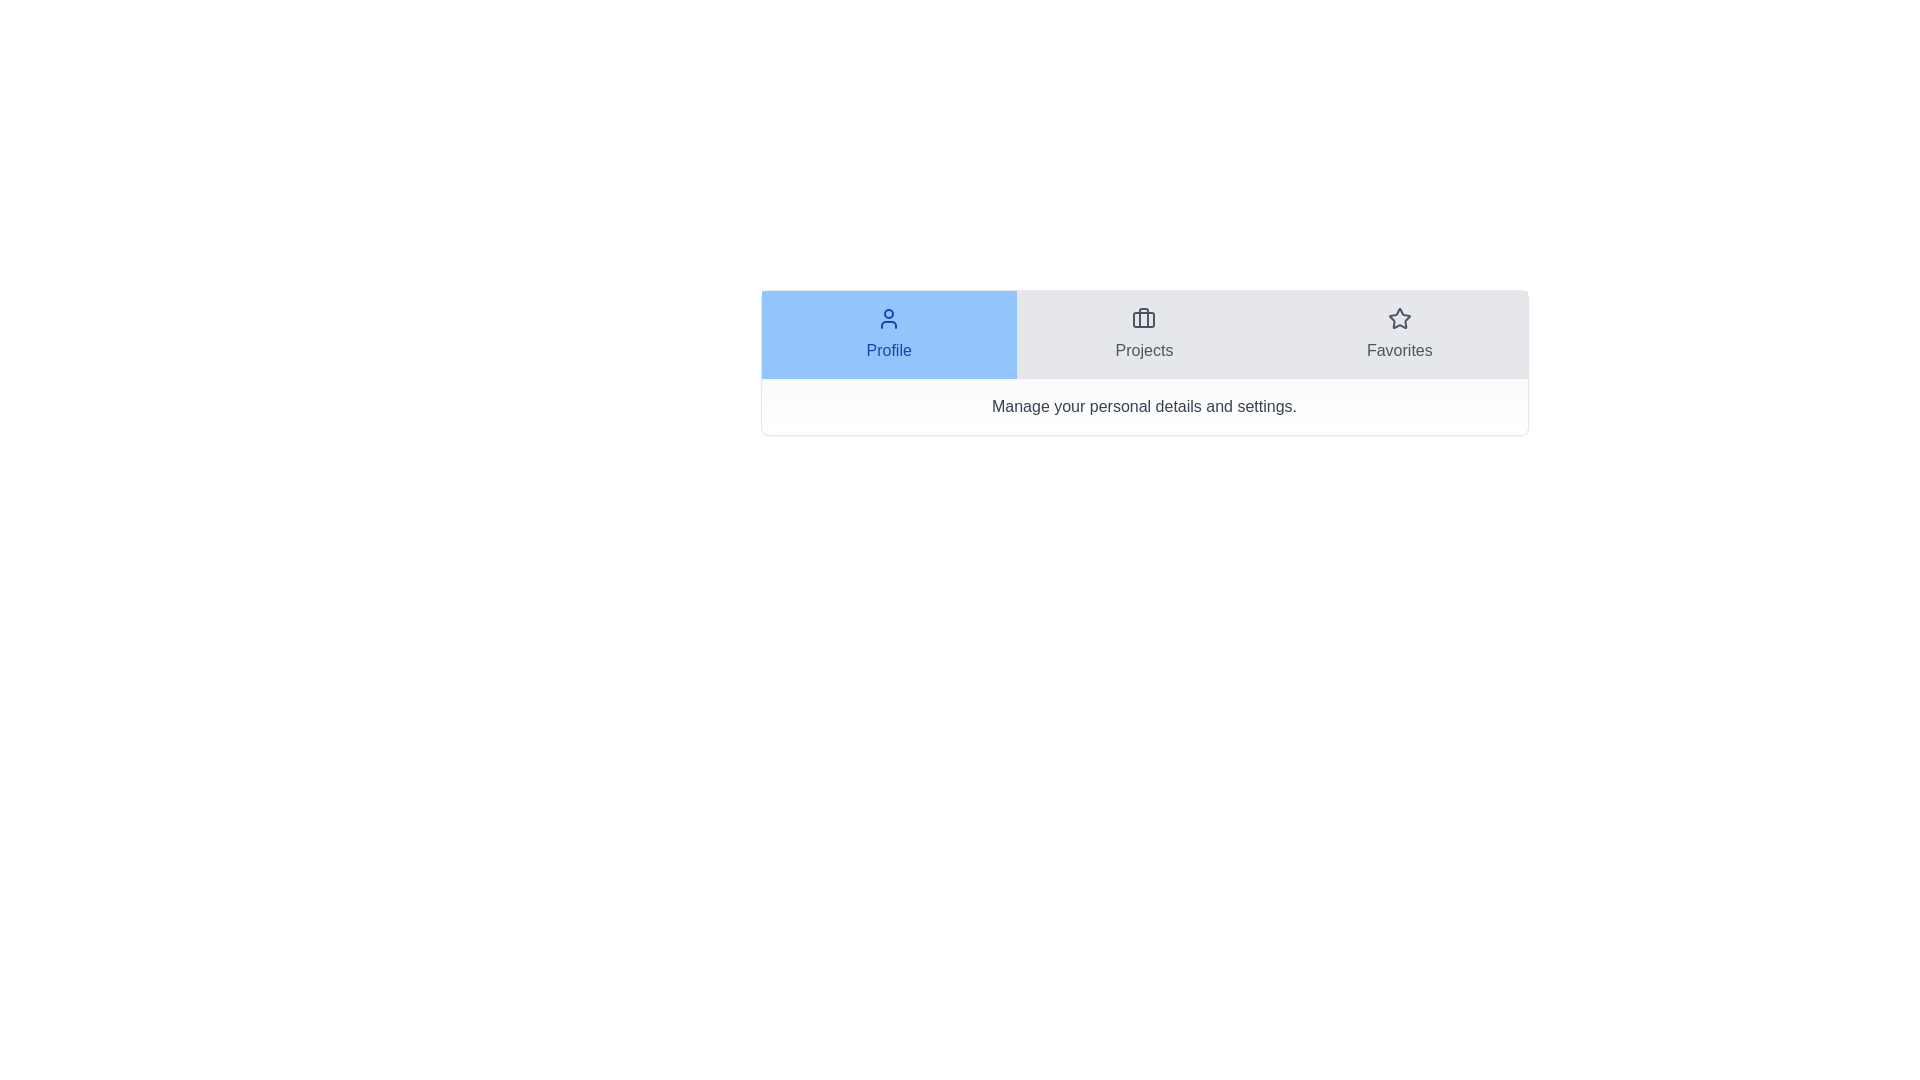 The width and height of the screenshot is (1920, 1080). Describe the element at coordinates (1397, 334) in the screenshot. I see `the tab labeled Favorites` at that location.